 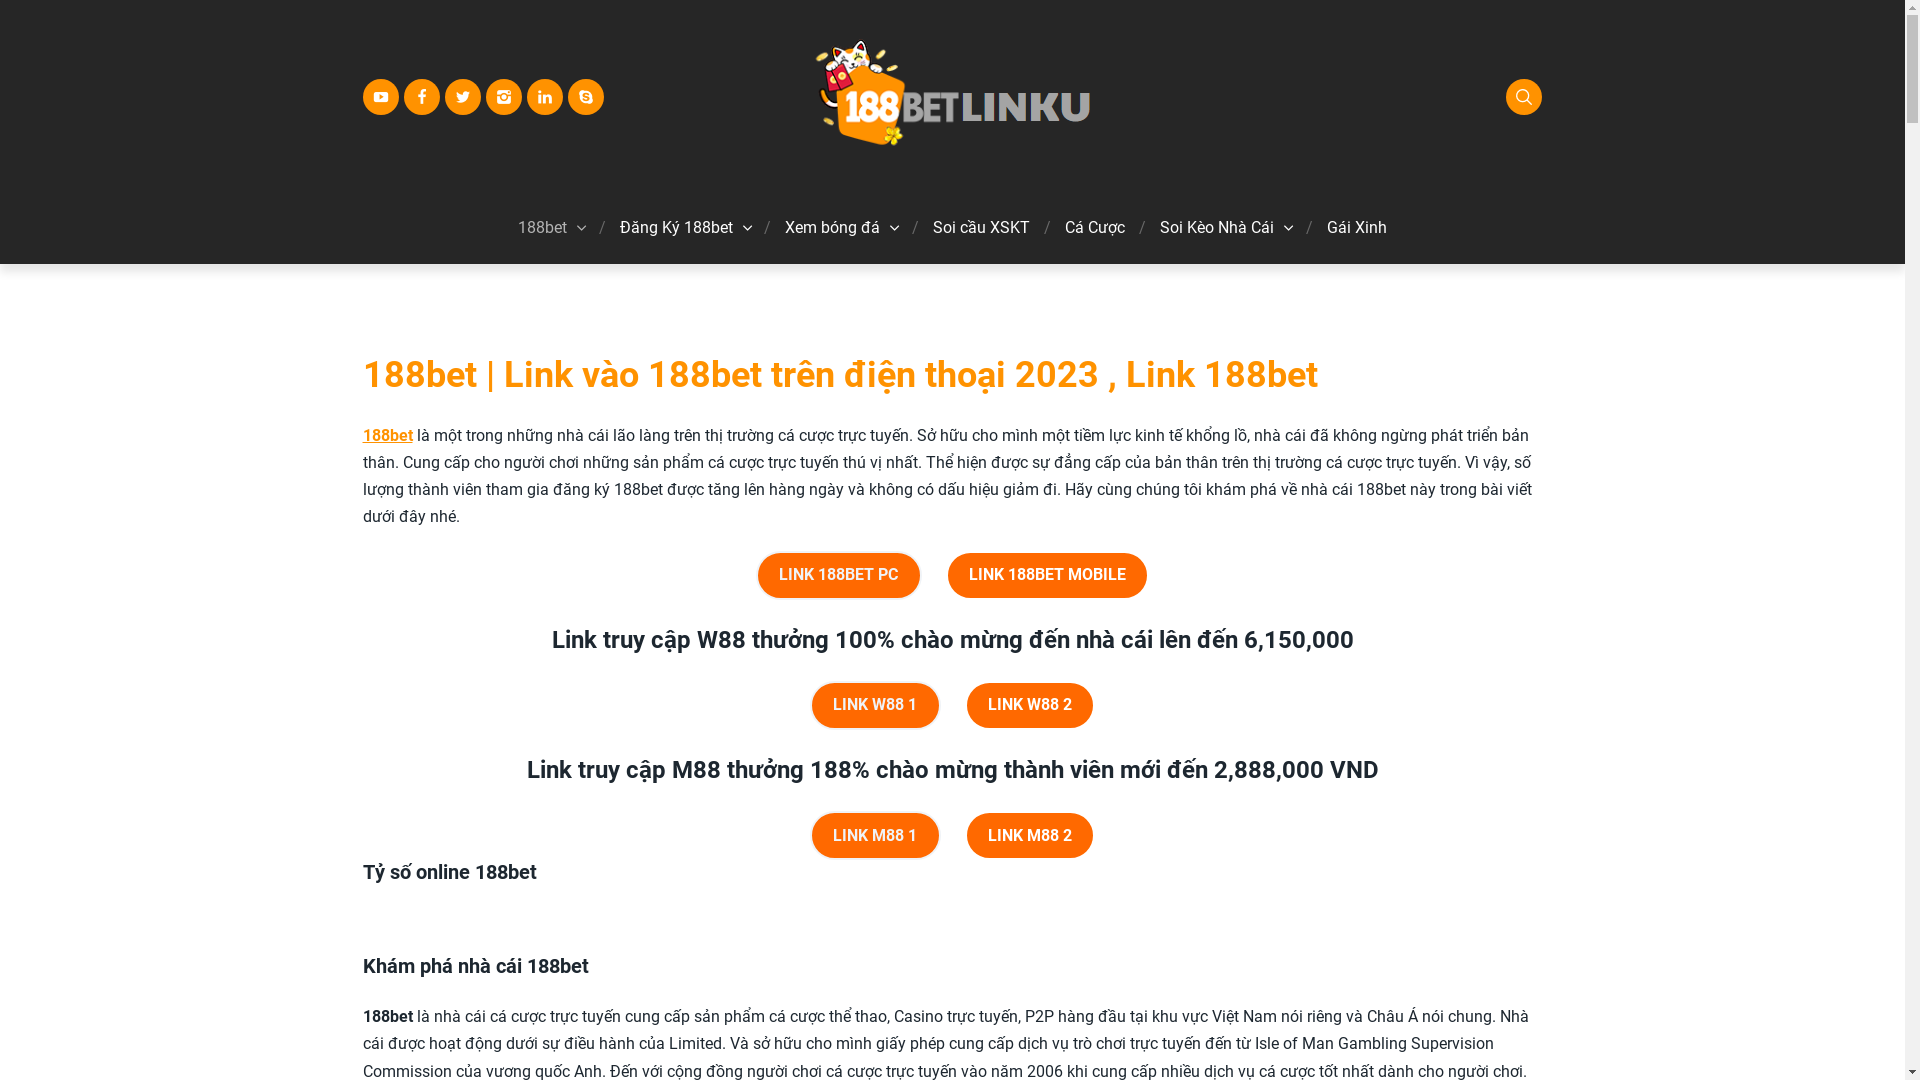 What do you see at coordinates (1046, 575) in the screenshot?
I see `'LINK 188BET MOBILE'` at bounding box center [1046, 575].